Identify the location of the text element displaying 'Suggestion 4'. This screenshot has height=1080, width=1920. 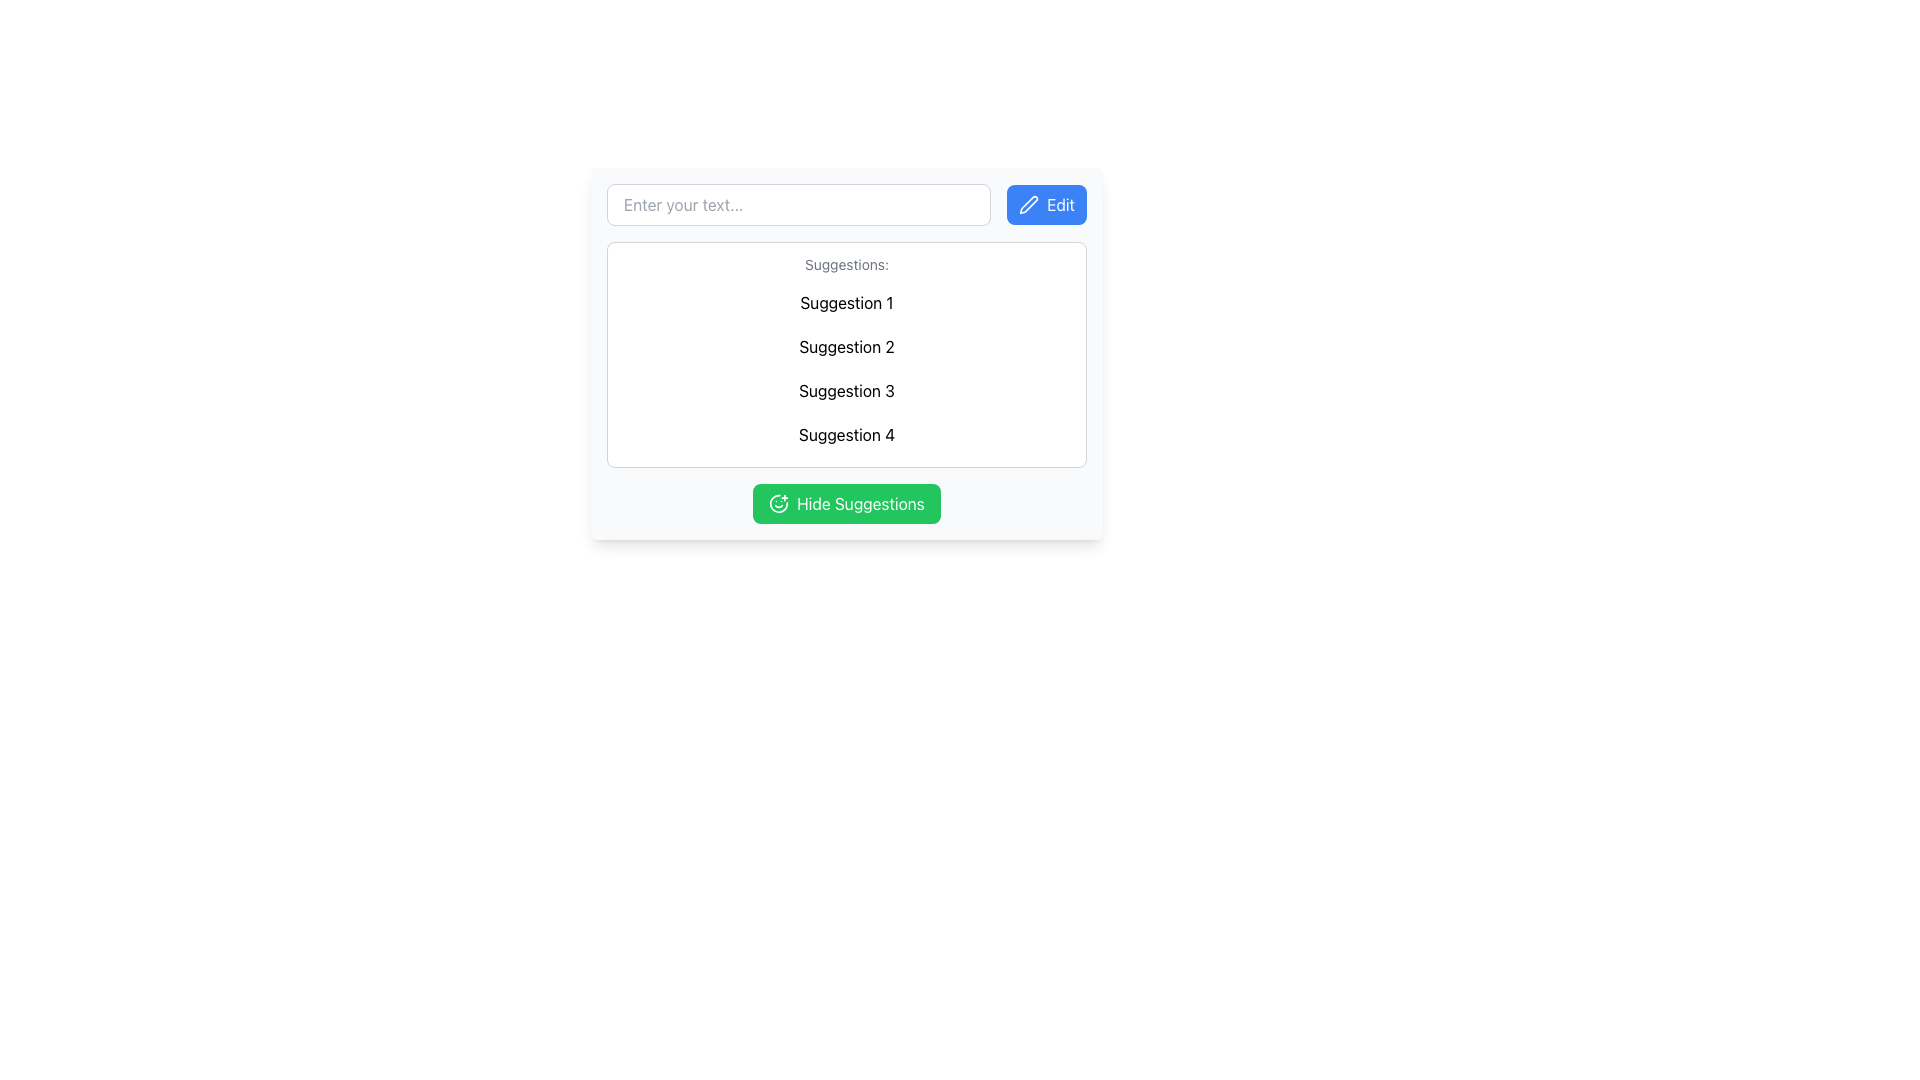
(846, 434).